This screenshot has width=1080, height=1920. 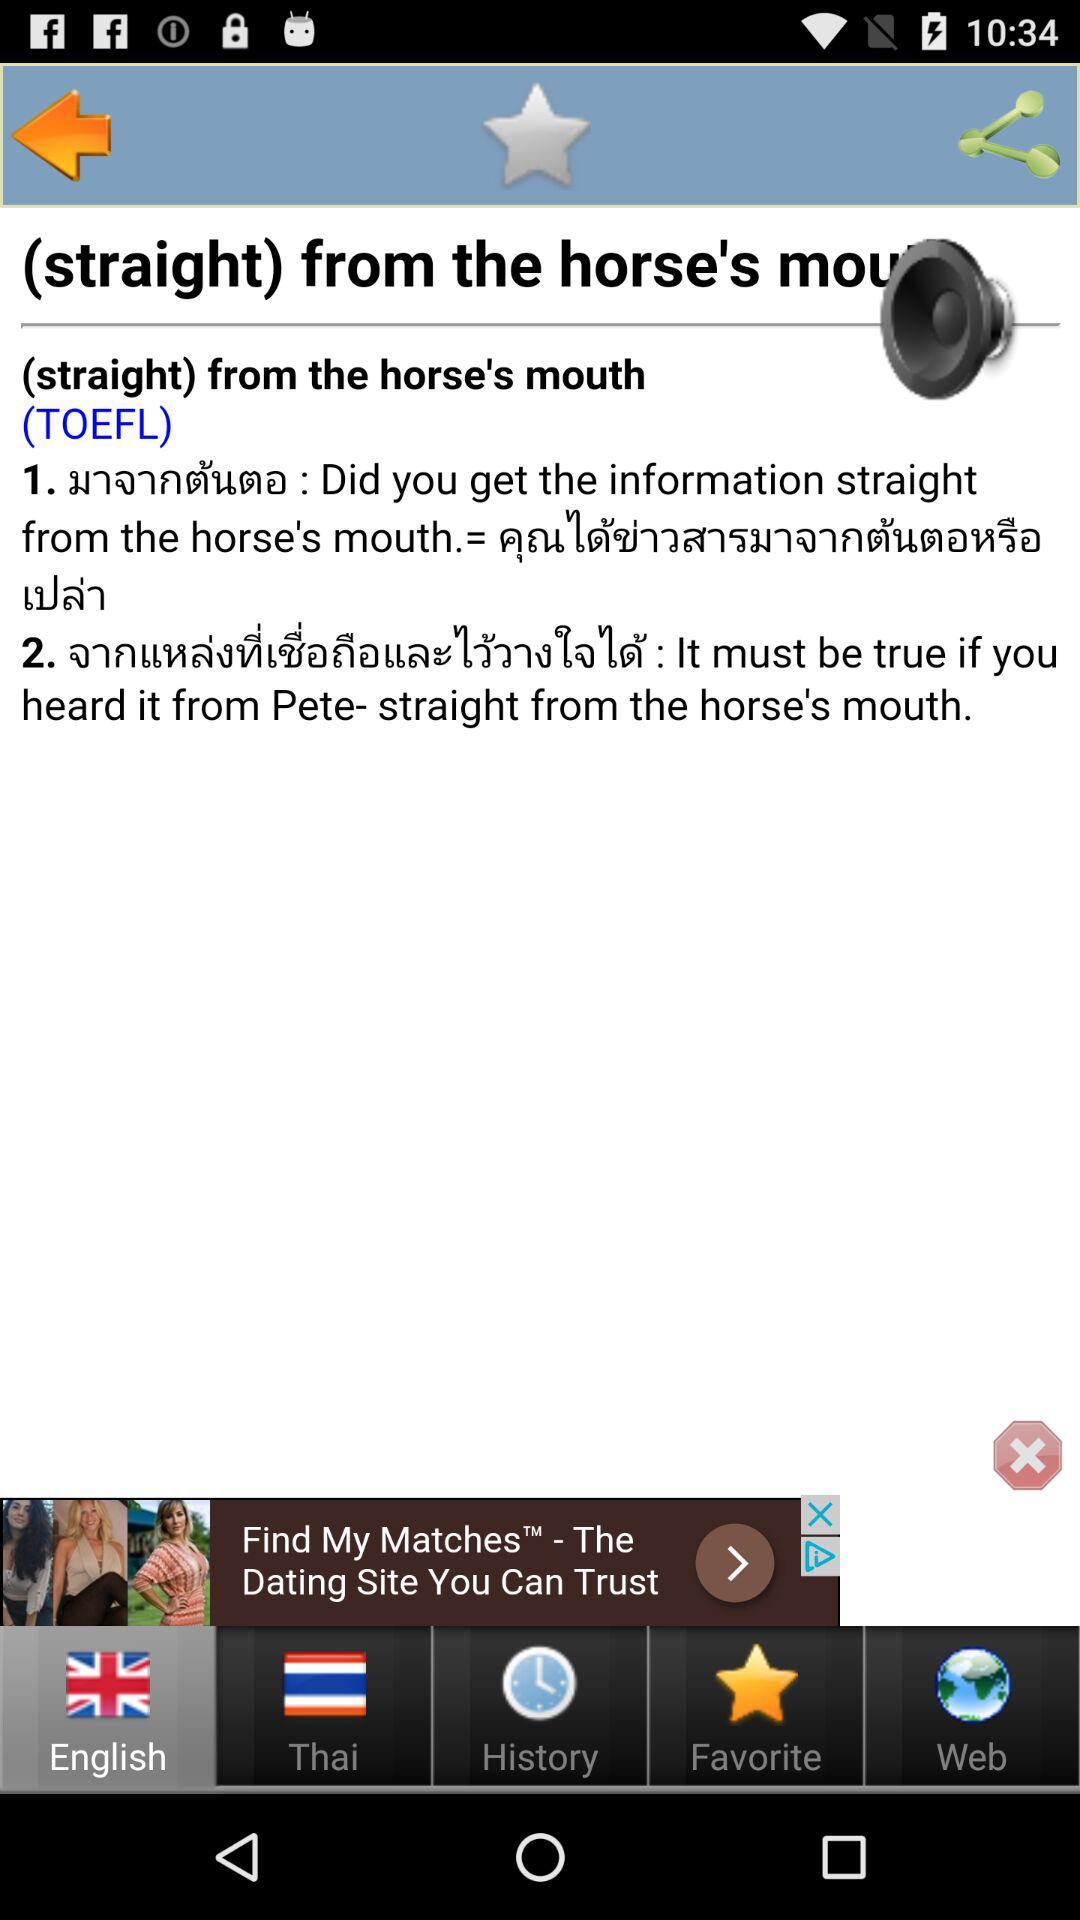 I want to click on hear audio, so click(x=943, y=316).